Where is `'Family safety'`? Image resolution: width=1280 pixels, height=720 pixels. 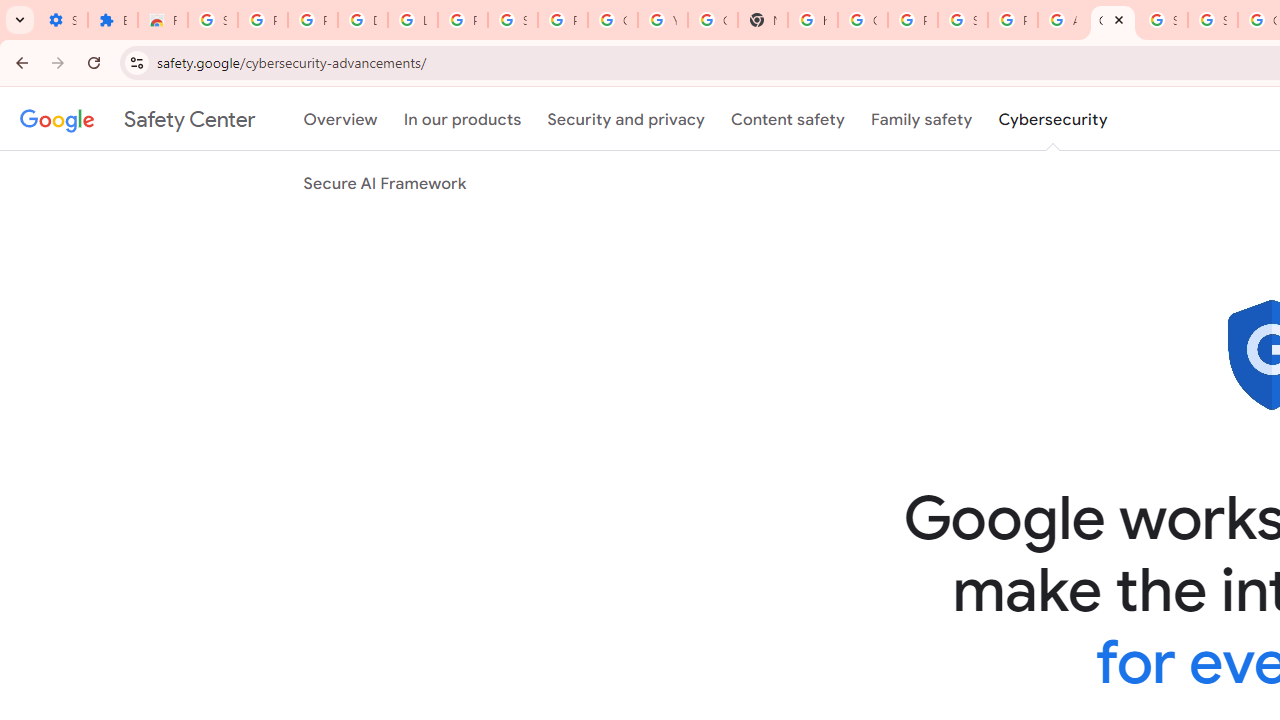
'Family safety' is located at coordinates (920, 119).